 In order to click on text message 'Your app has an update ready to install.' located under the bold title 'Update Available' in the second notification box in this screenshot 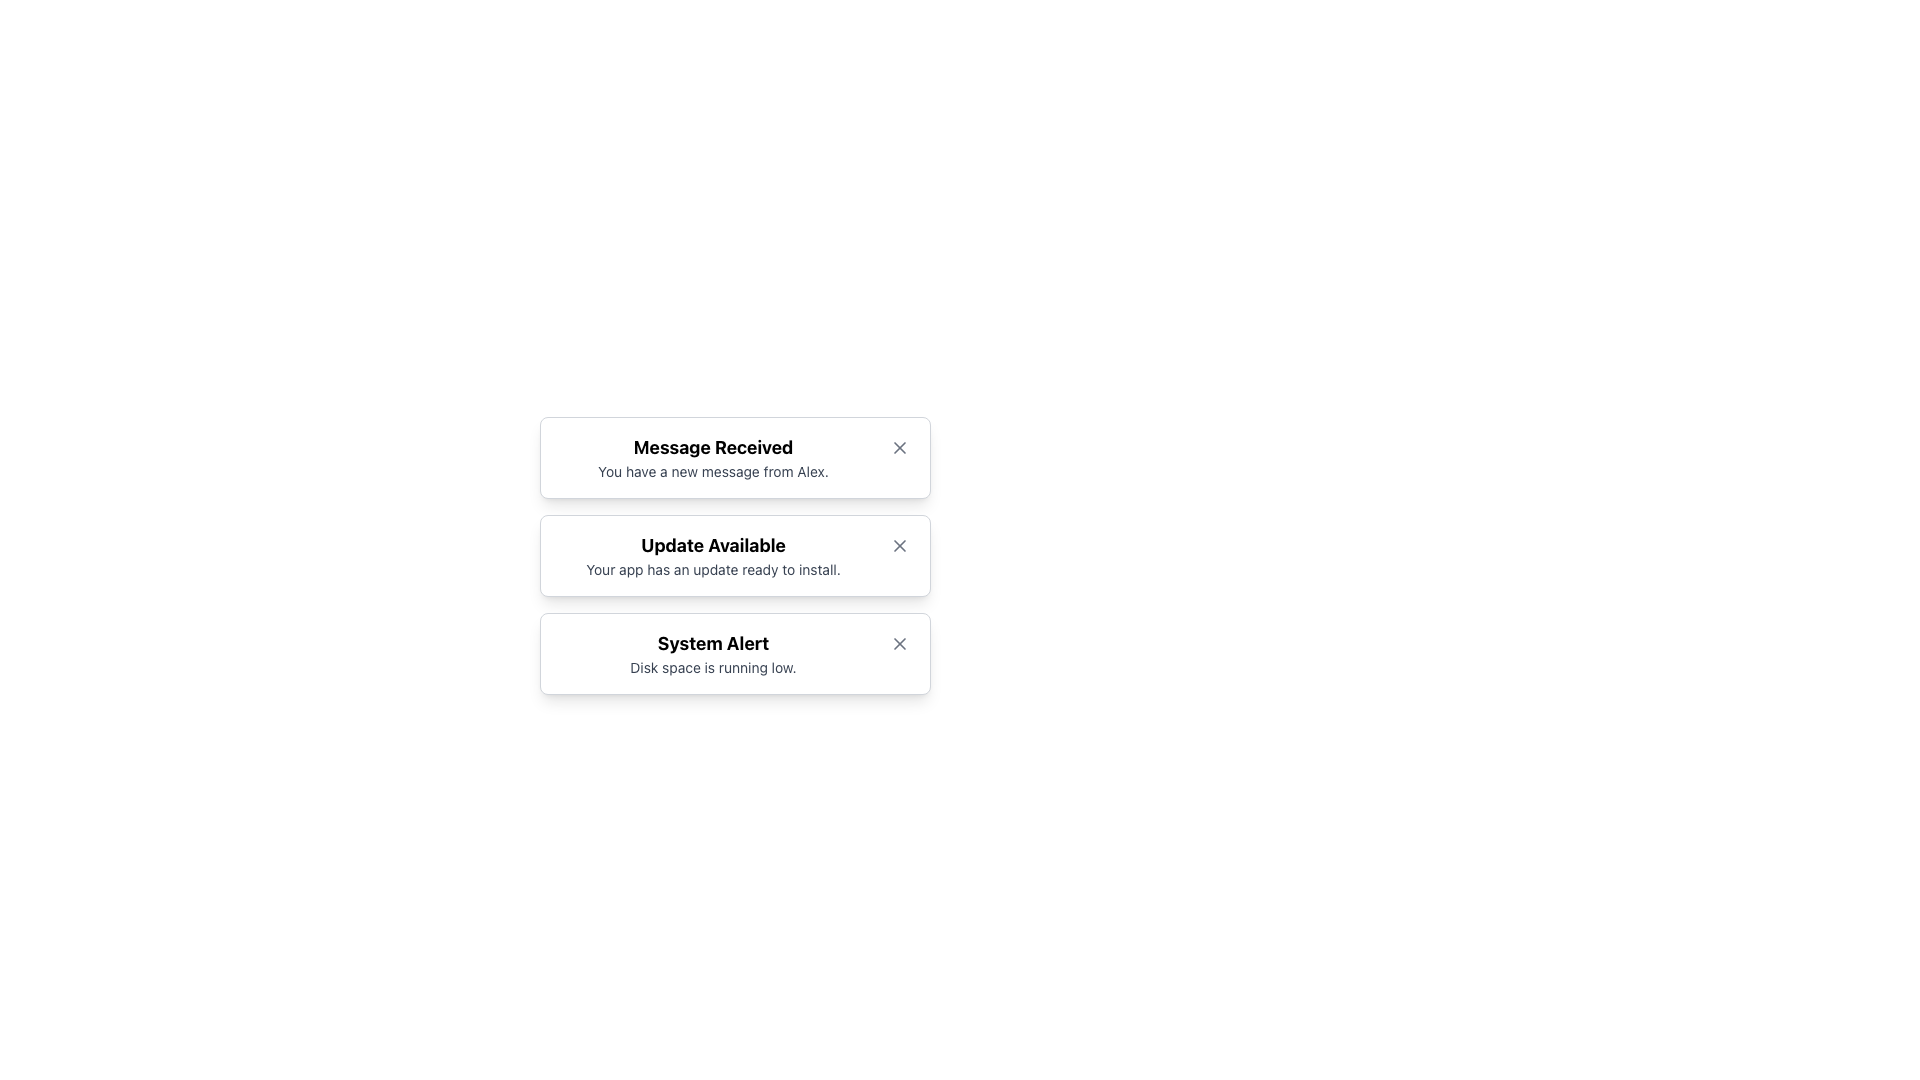, I will do `click(713, 570)`.